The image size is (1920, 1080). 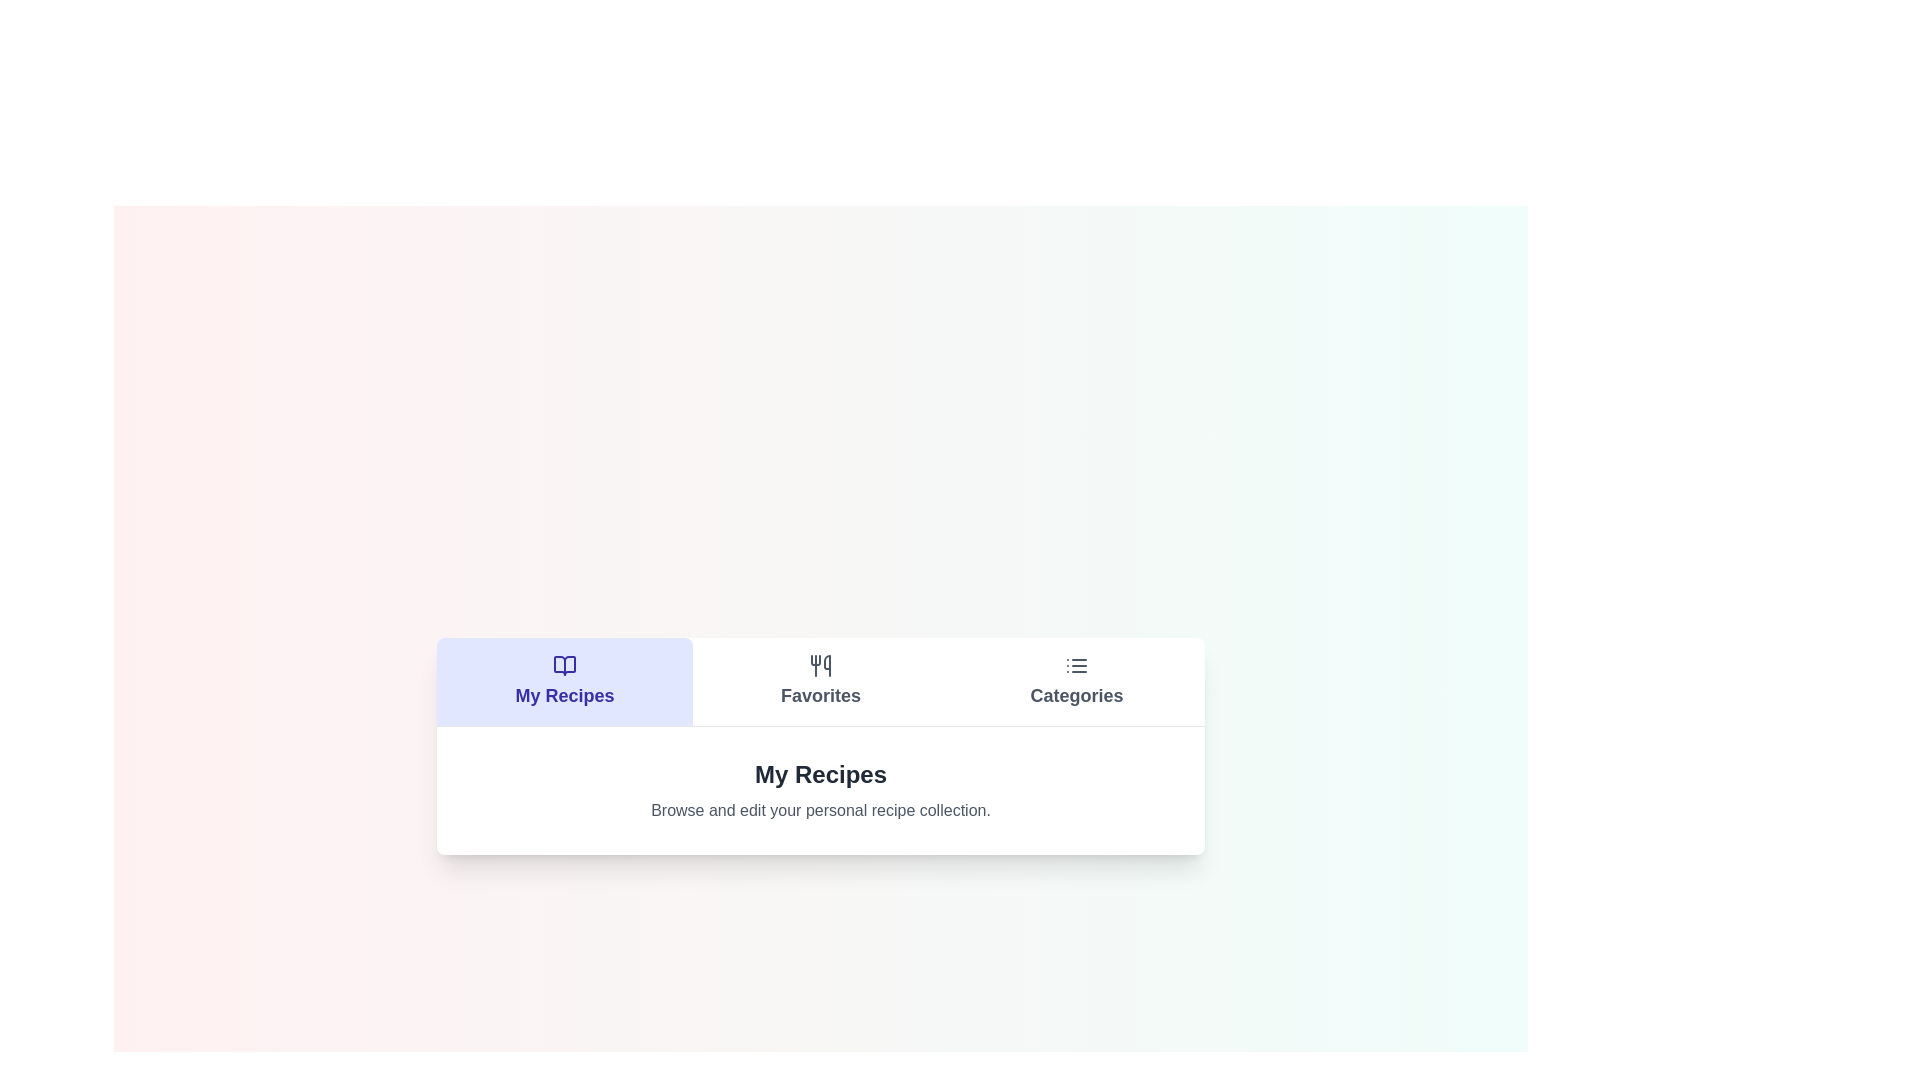 I want to click on the My Recipes tab, so click(x=564, y=680).